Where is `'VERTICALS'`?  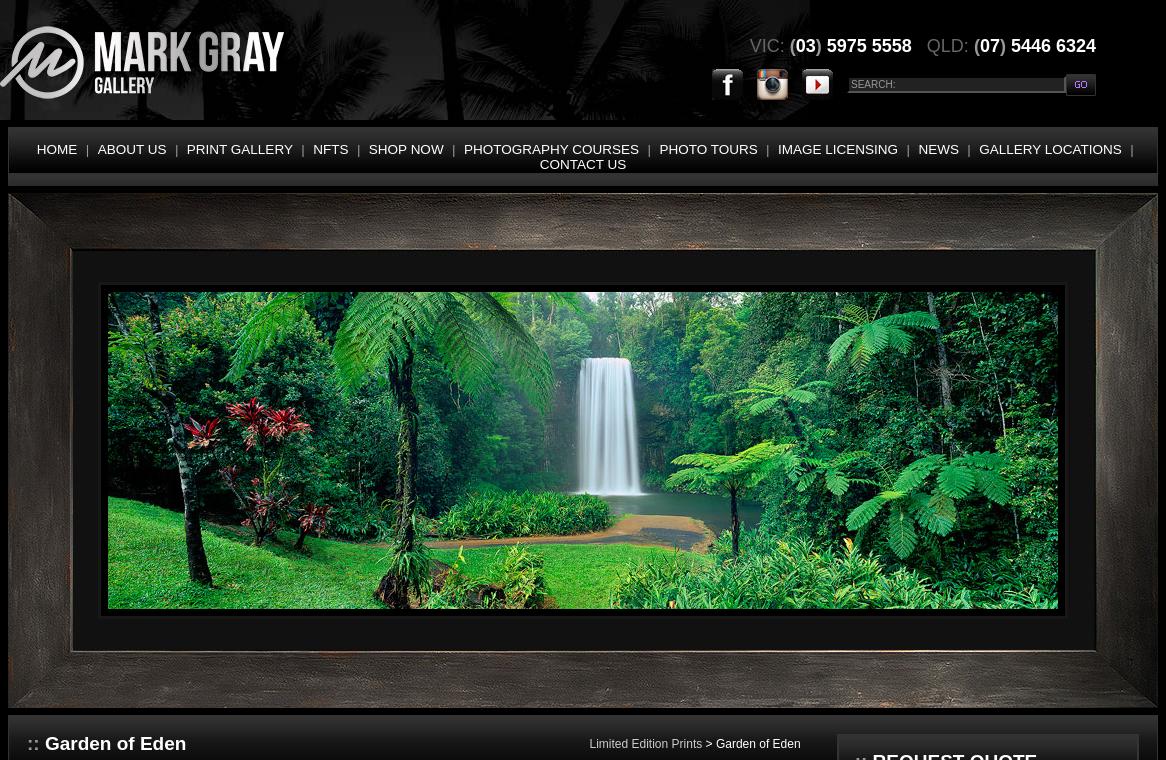
'VERTICALS' is located at coordinates (50, 678).